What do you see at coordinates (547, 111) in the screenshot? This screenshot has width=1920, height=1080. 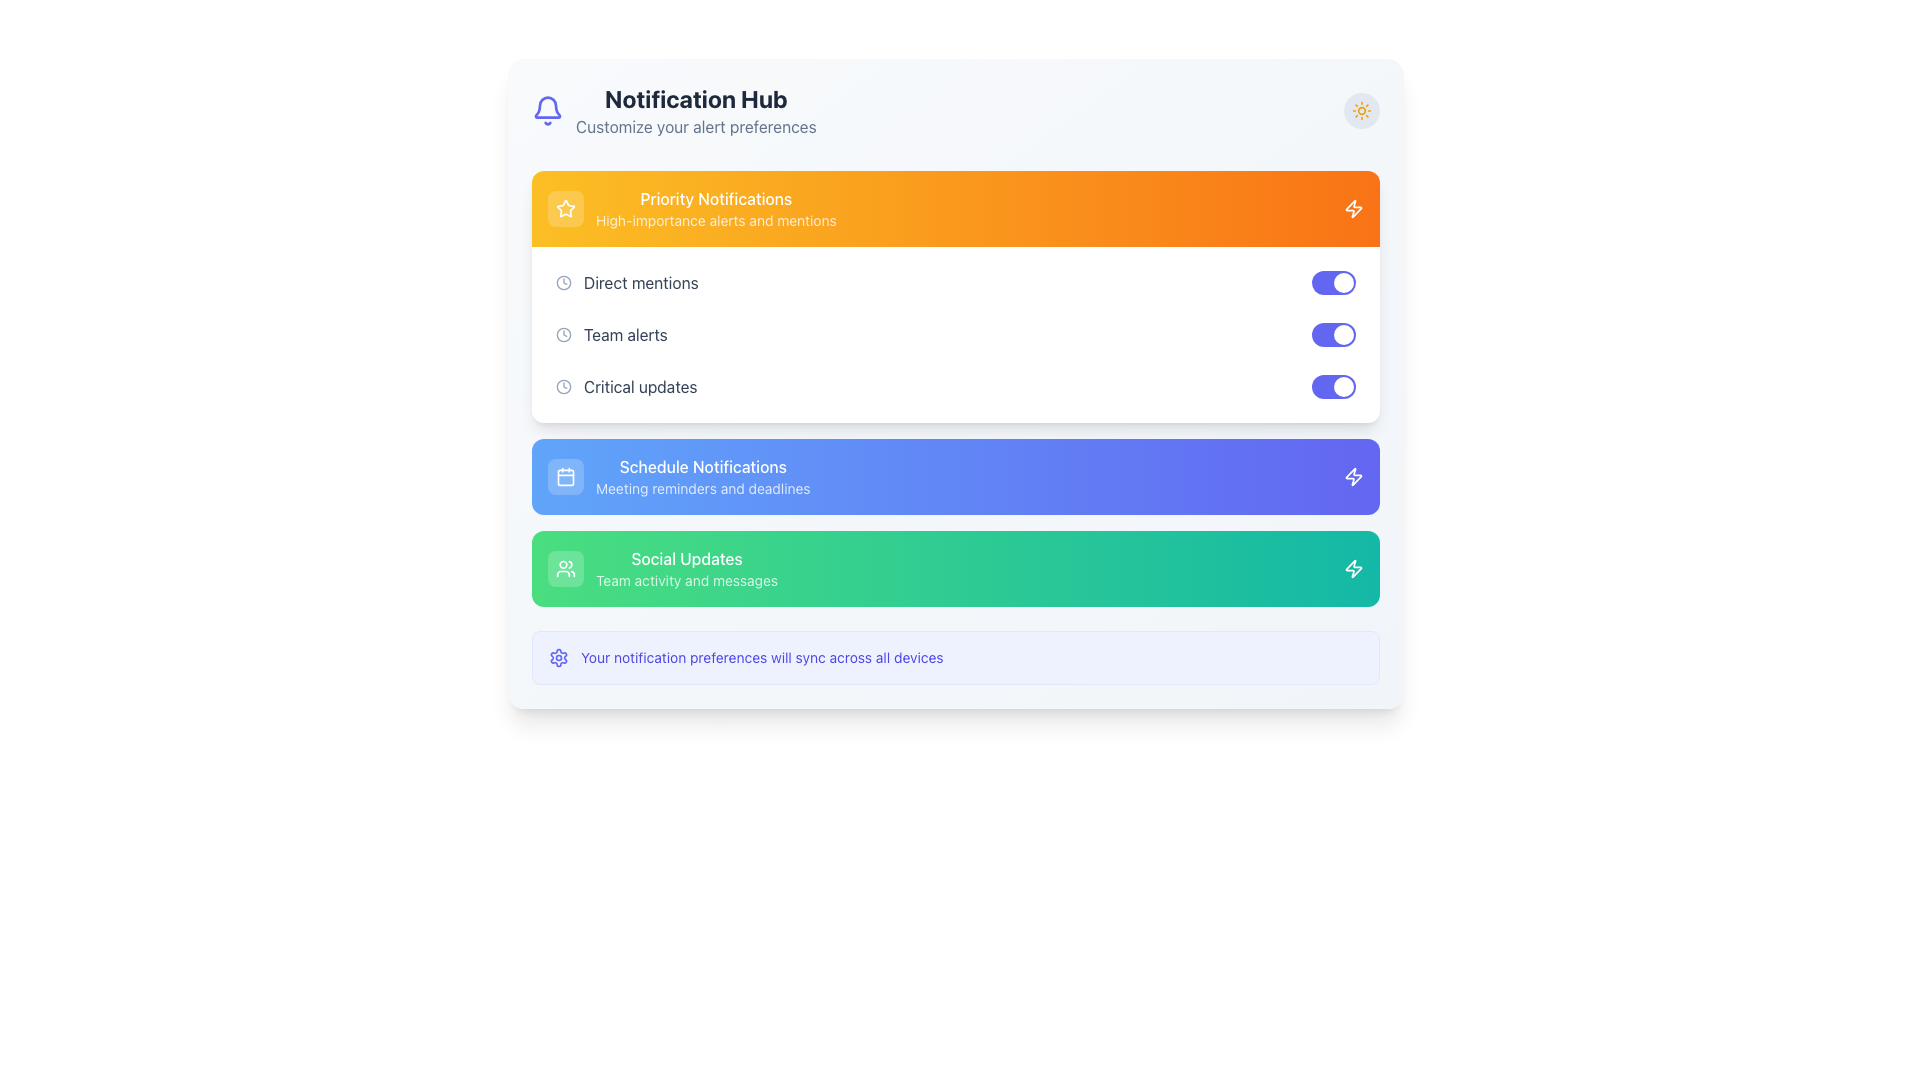 I see `the indigo bell icon located to the left of the 'Notification Hub' text` at bounding box center [547, 111].